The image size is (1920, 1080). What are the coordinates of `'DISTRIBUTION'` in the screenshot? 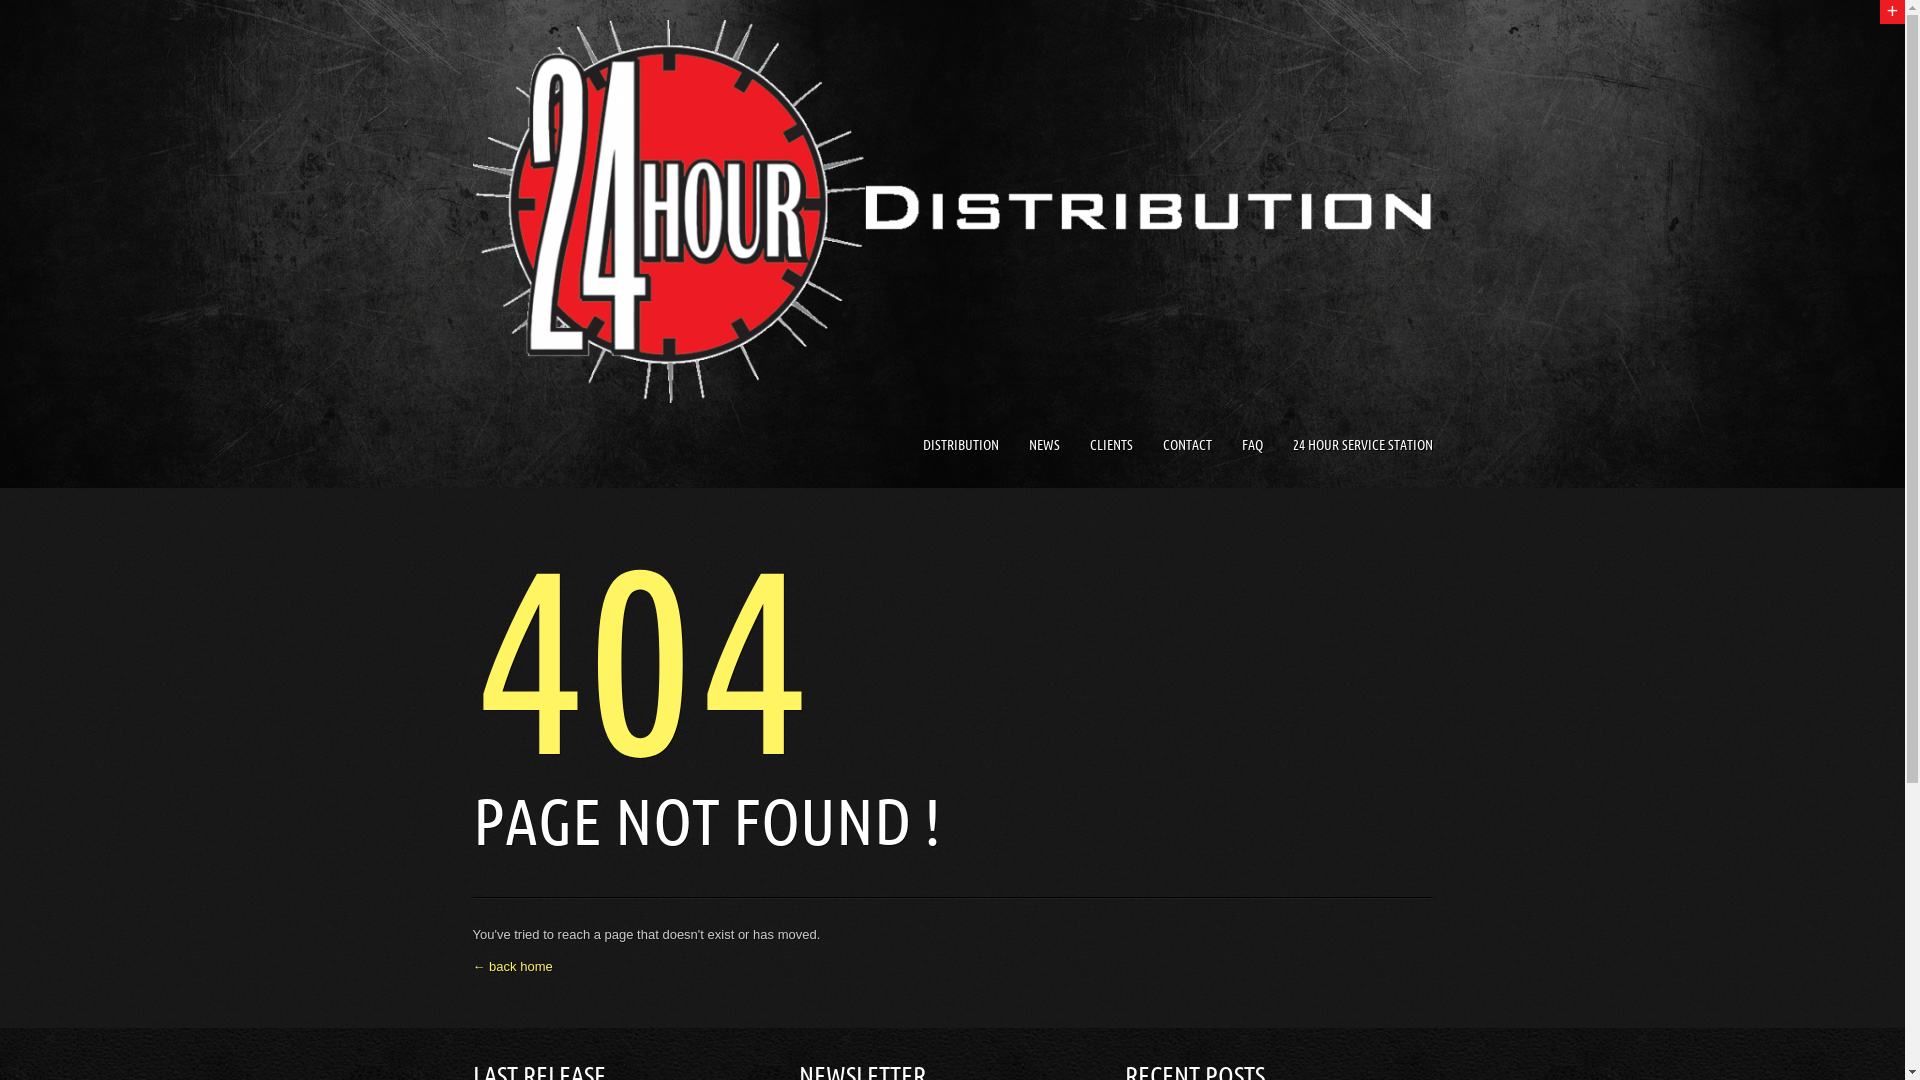 It's located at (960, 444).